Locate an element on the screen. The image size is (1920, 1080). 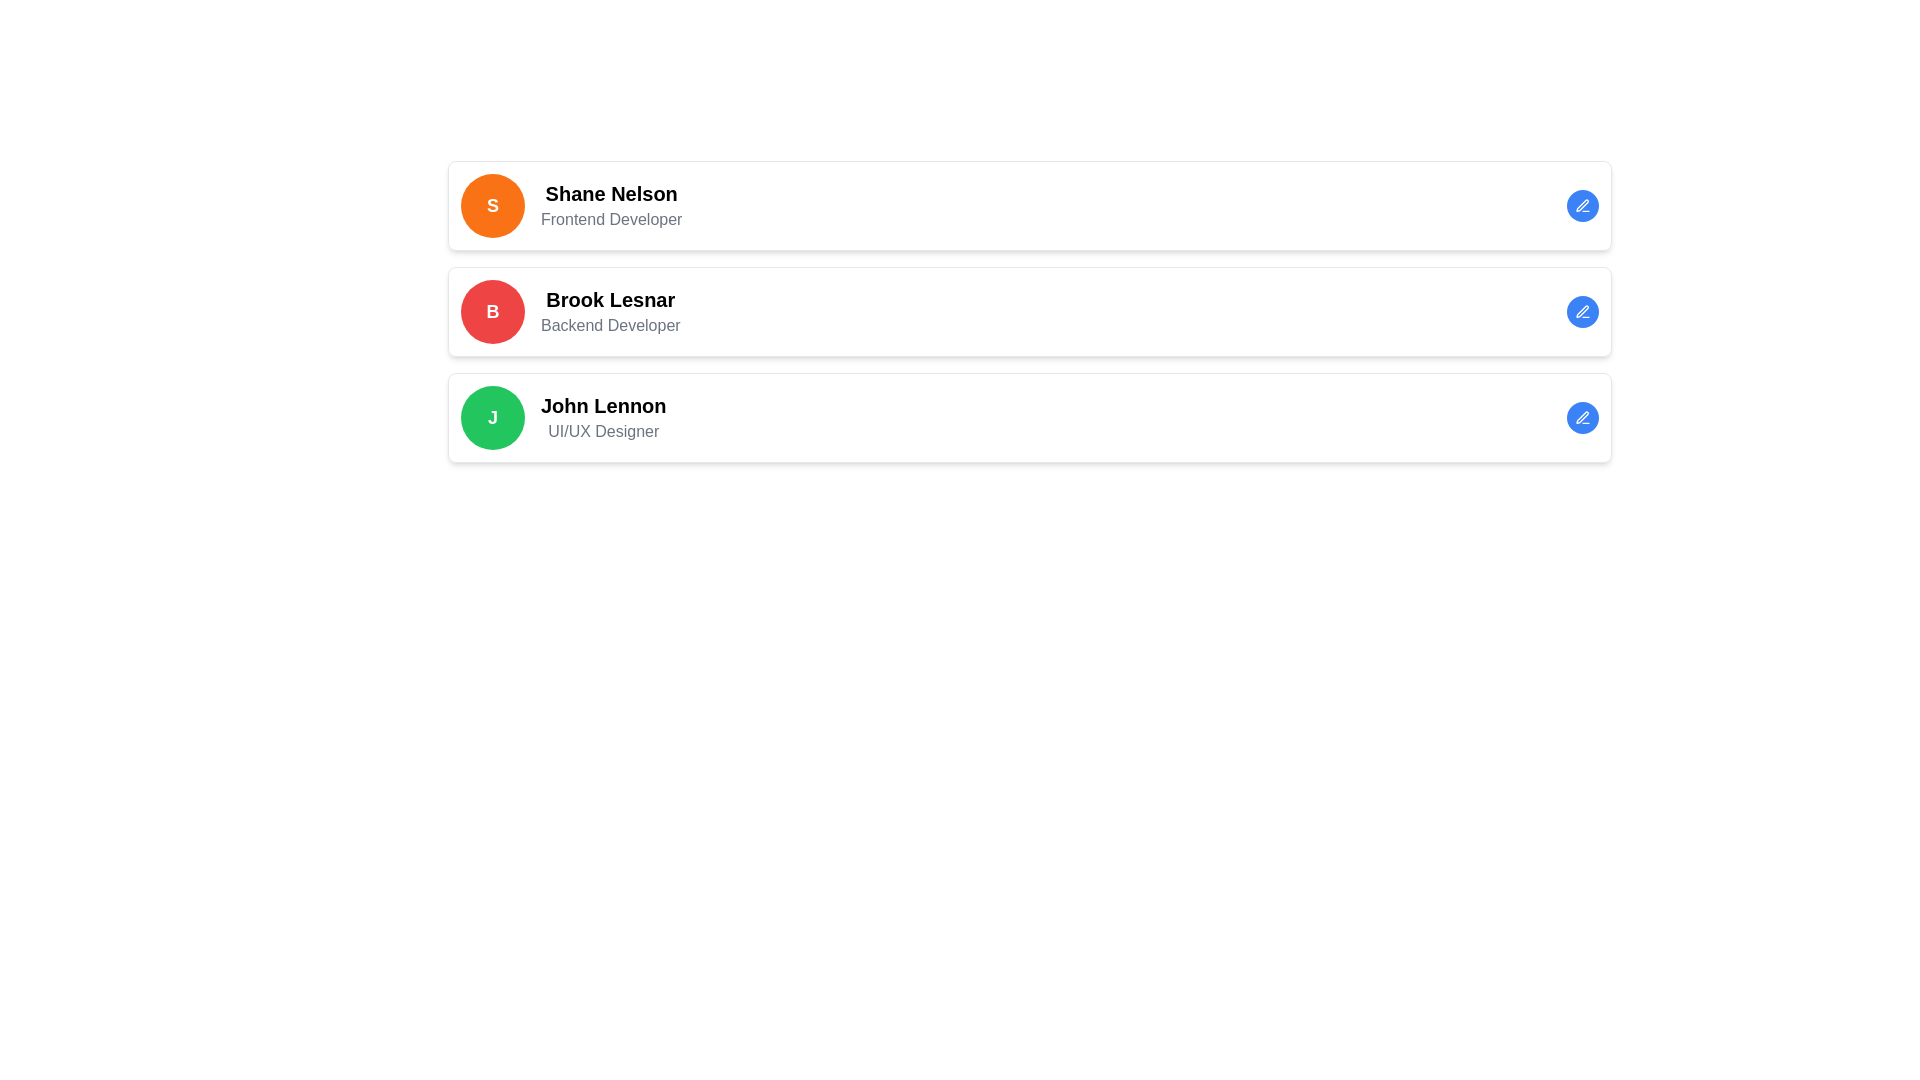
the profile avatar for user 'John Lennon', which is located in the third card of a vertical list of profiles is located at coordinates (493, 416).